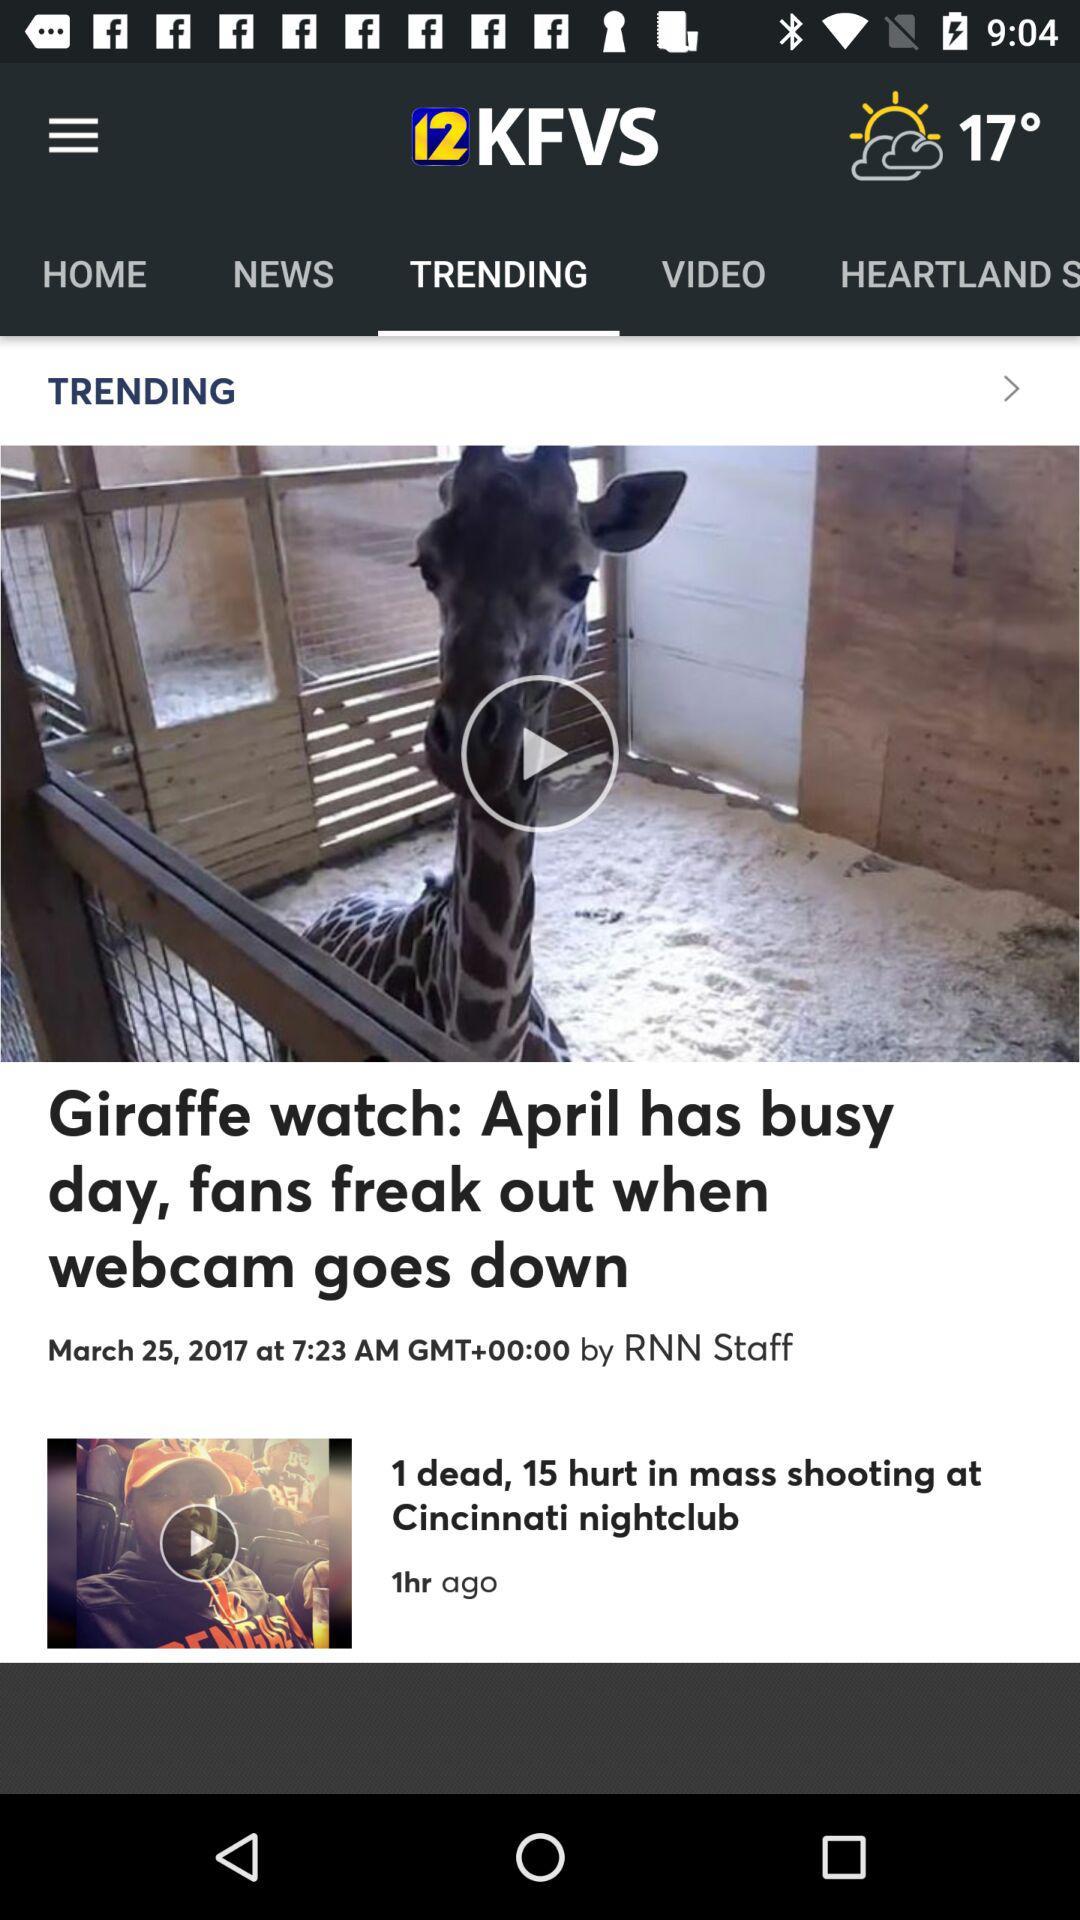  What do you see at coordinates (894, 135) in the screenshot?
I see `weather` at bounding box center [894, 135].